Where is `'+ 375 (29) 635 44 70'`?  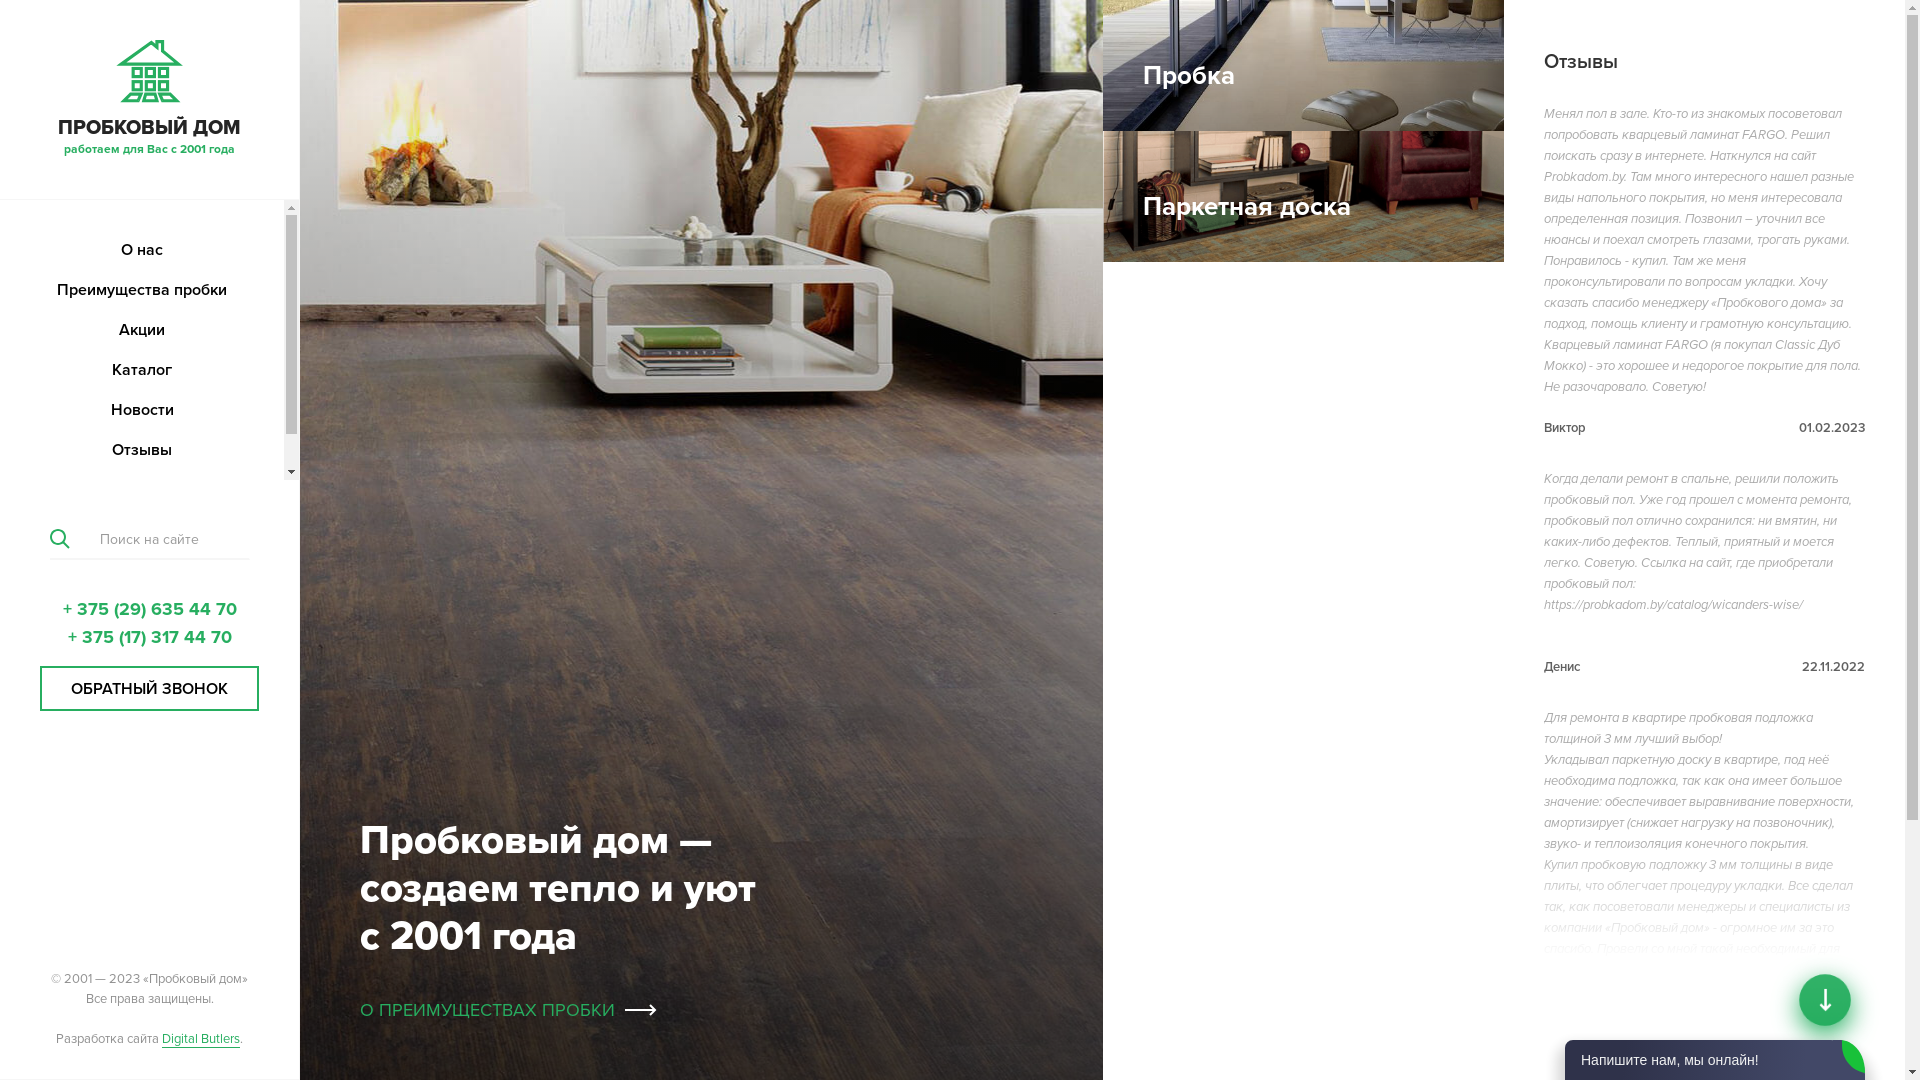 '+ 375 (29) 635 44 70' is located at coordinates (147, 608).